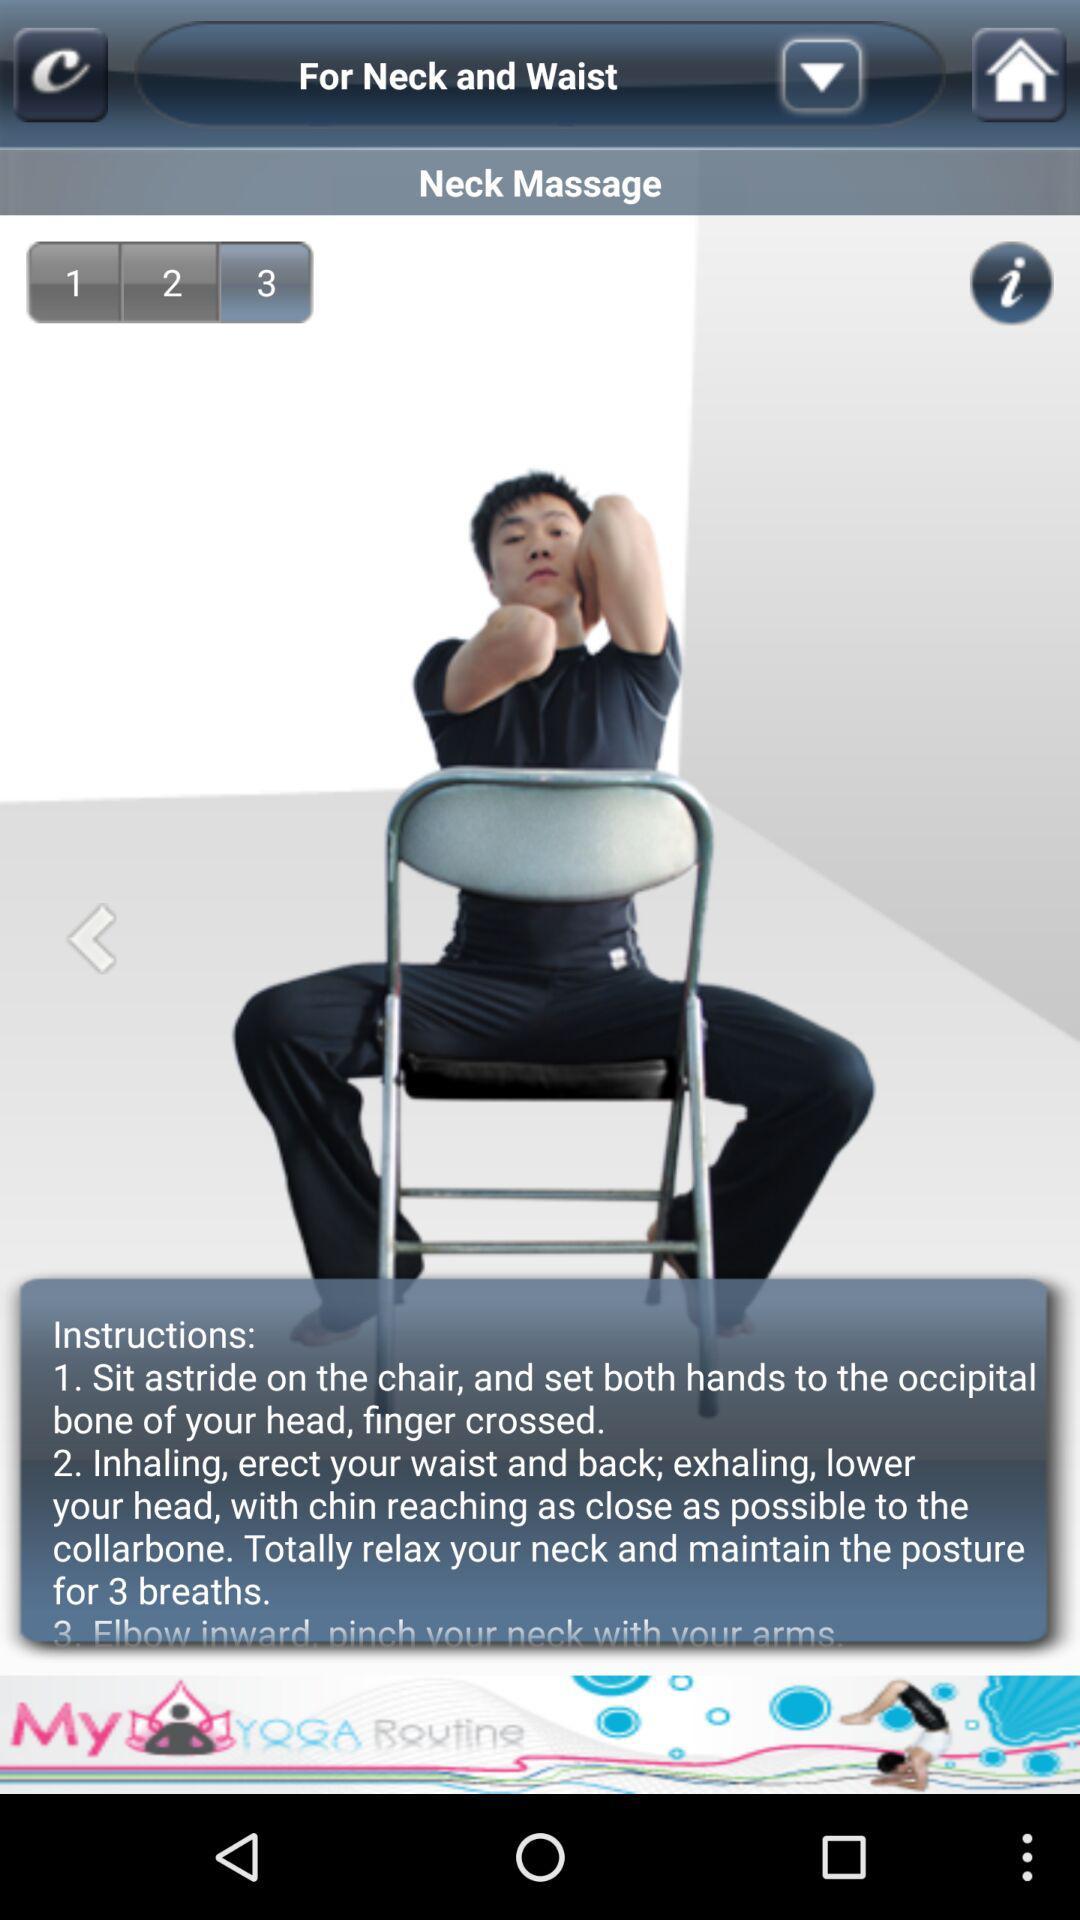 The height and width of the screenshot is (1920, 1080). I want to click on item below the neck massage, so click(1011, 282).